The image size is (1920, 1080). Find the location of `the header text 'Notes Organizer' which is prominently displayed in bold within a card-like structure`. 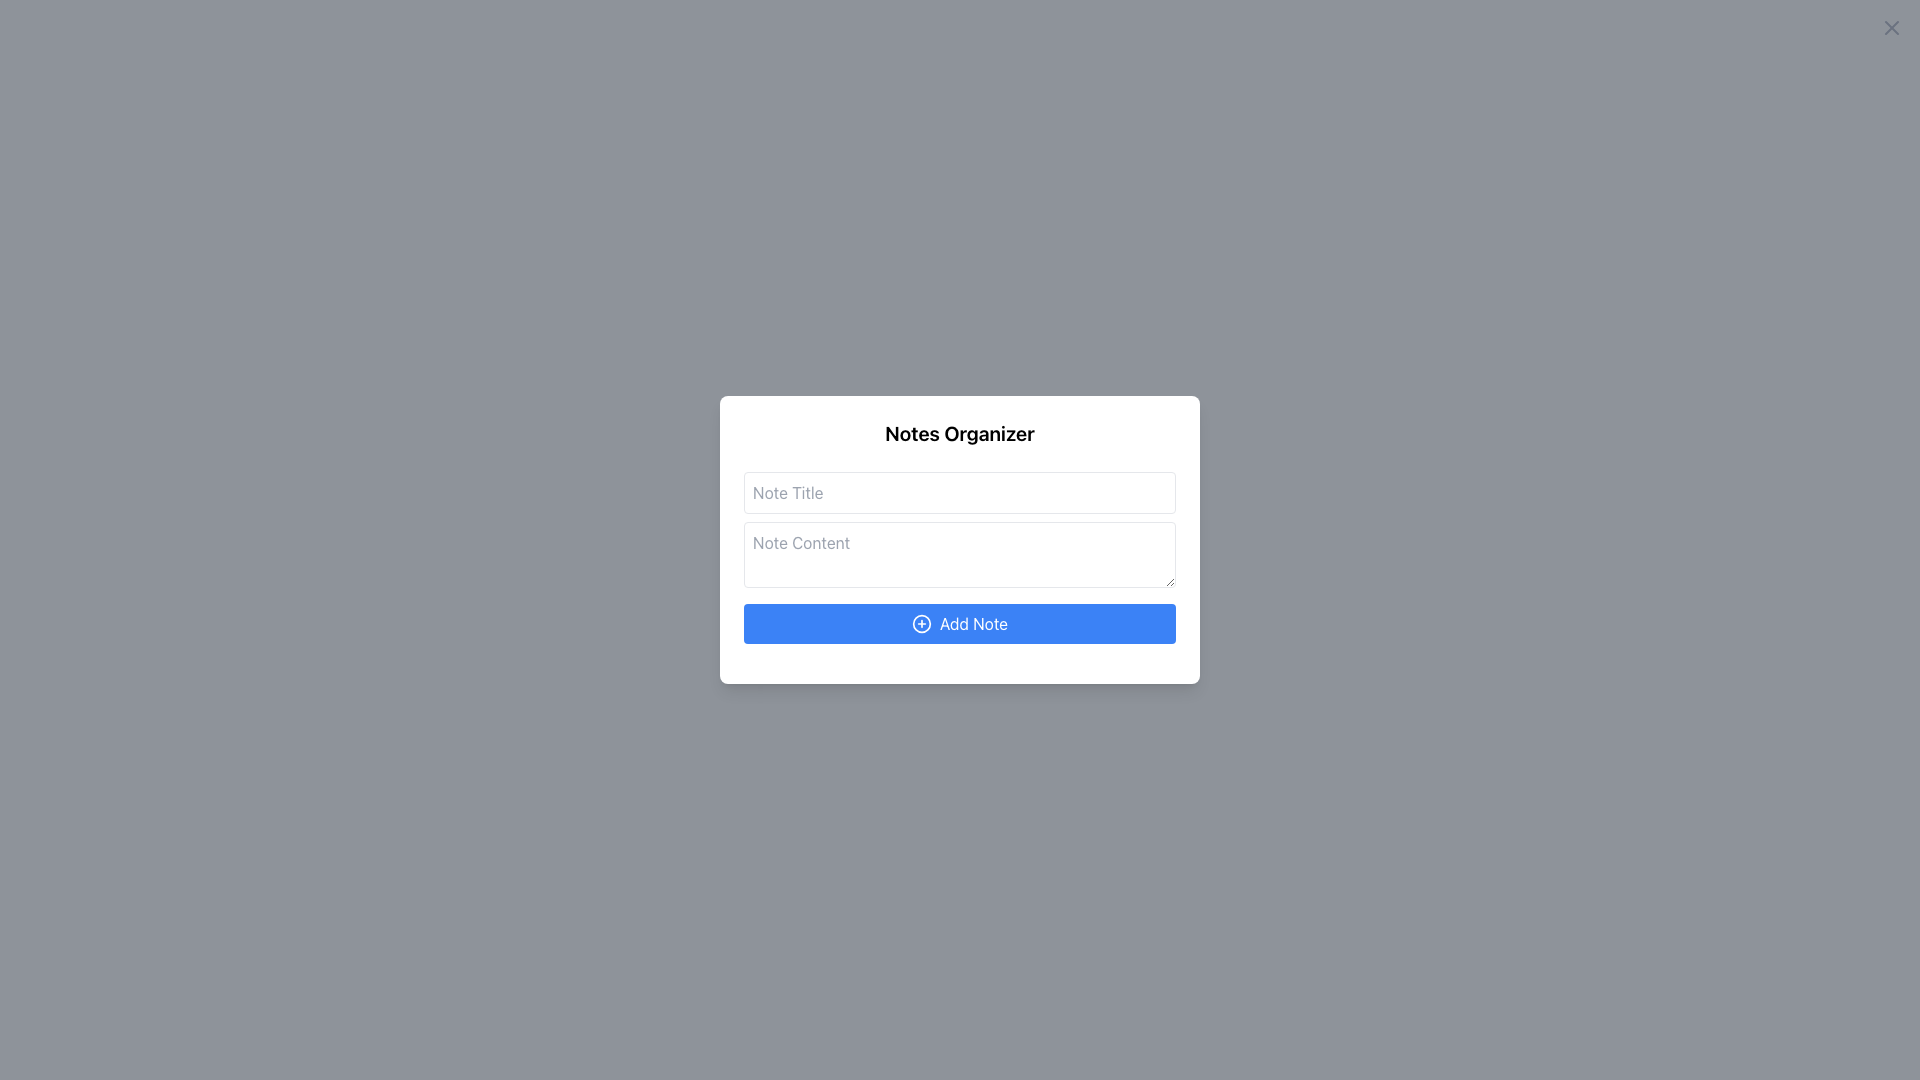

the header text 'Notes Organizer' which is prominently displayed in bold within a card-like structure is located at coordinates (960, 433).